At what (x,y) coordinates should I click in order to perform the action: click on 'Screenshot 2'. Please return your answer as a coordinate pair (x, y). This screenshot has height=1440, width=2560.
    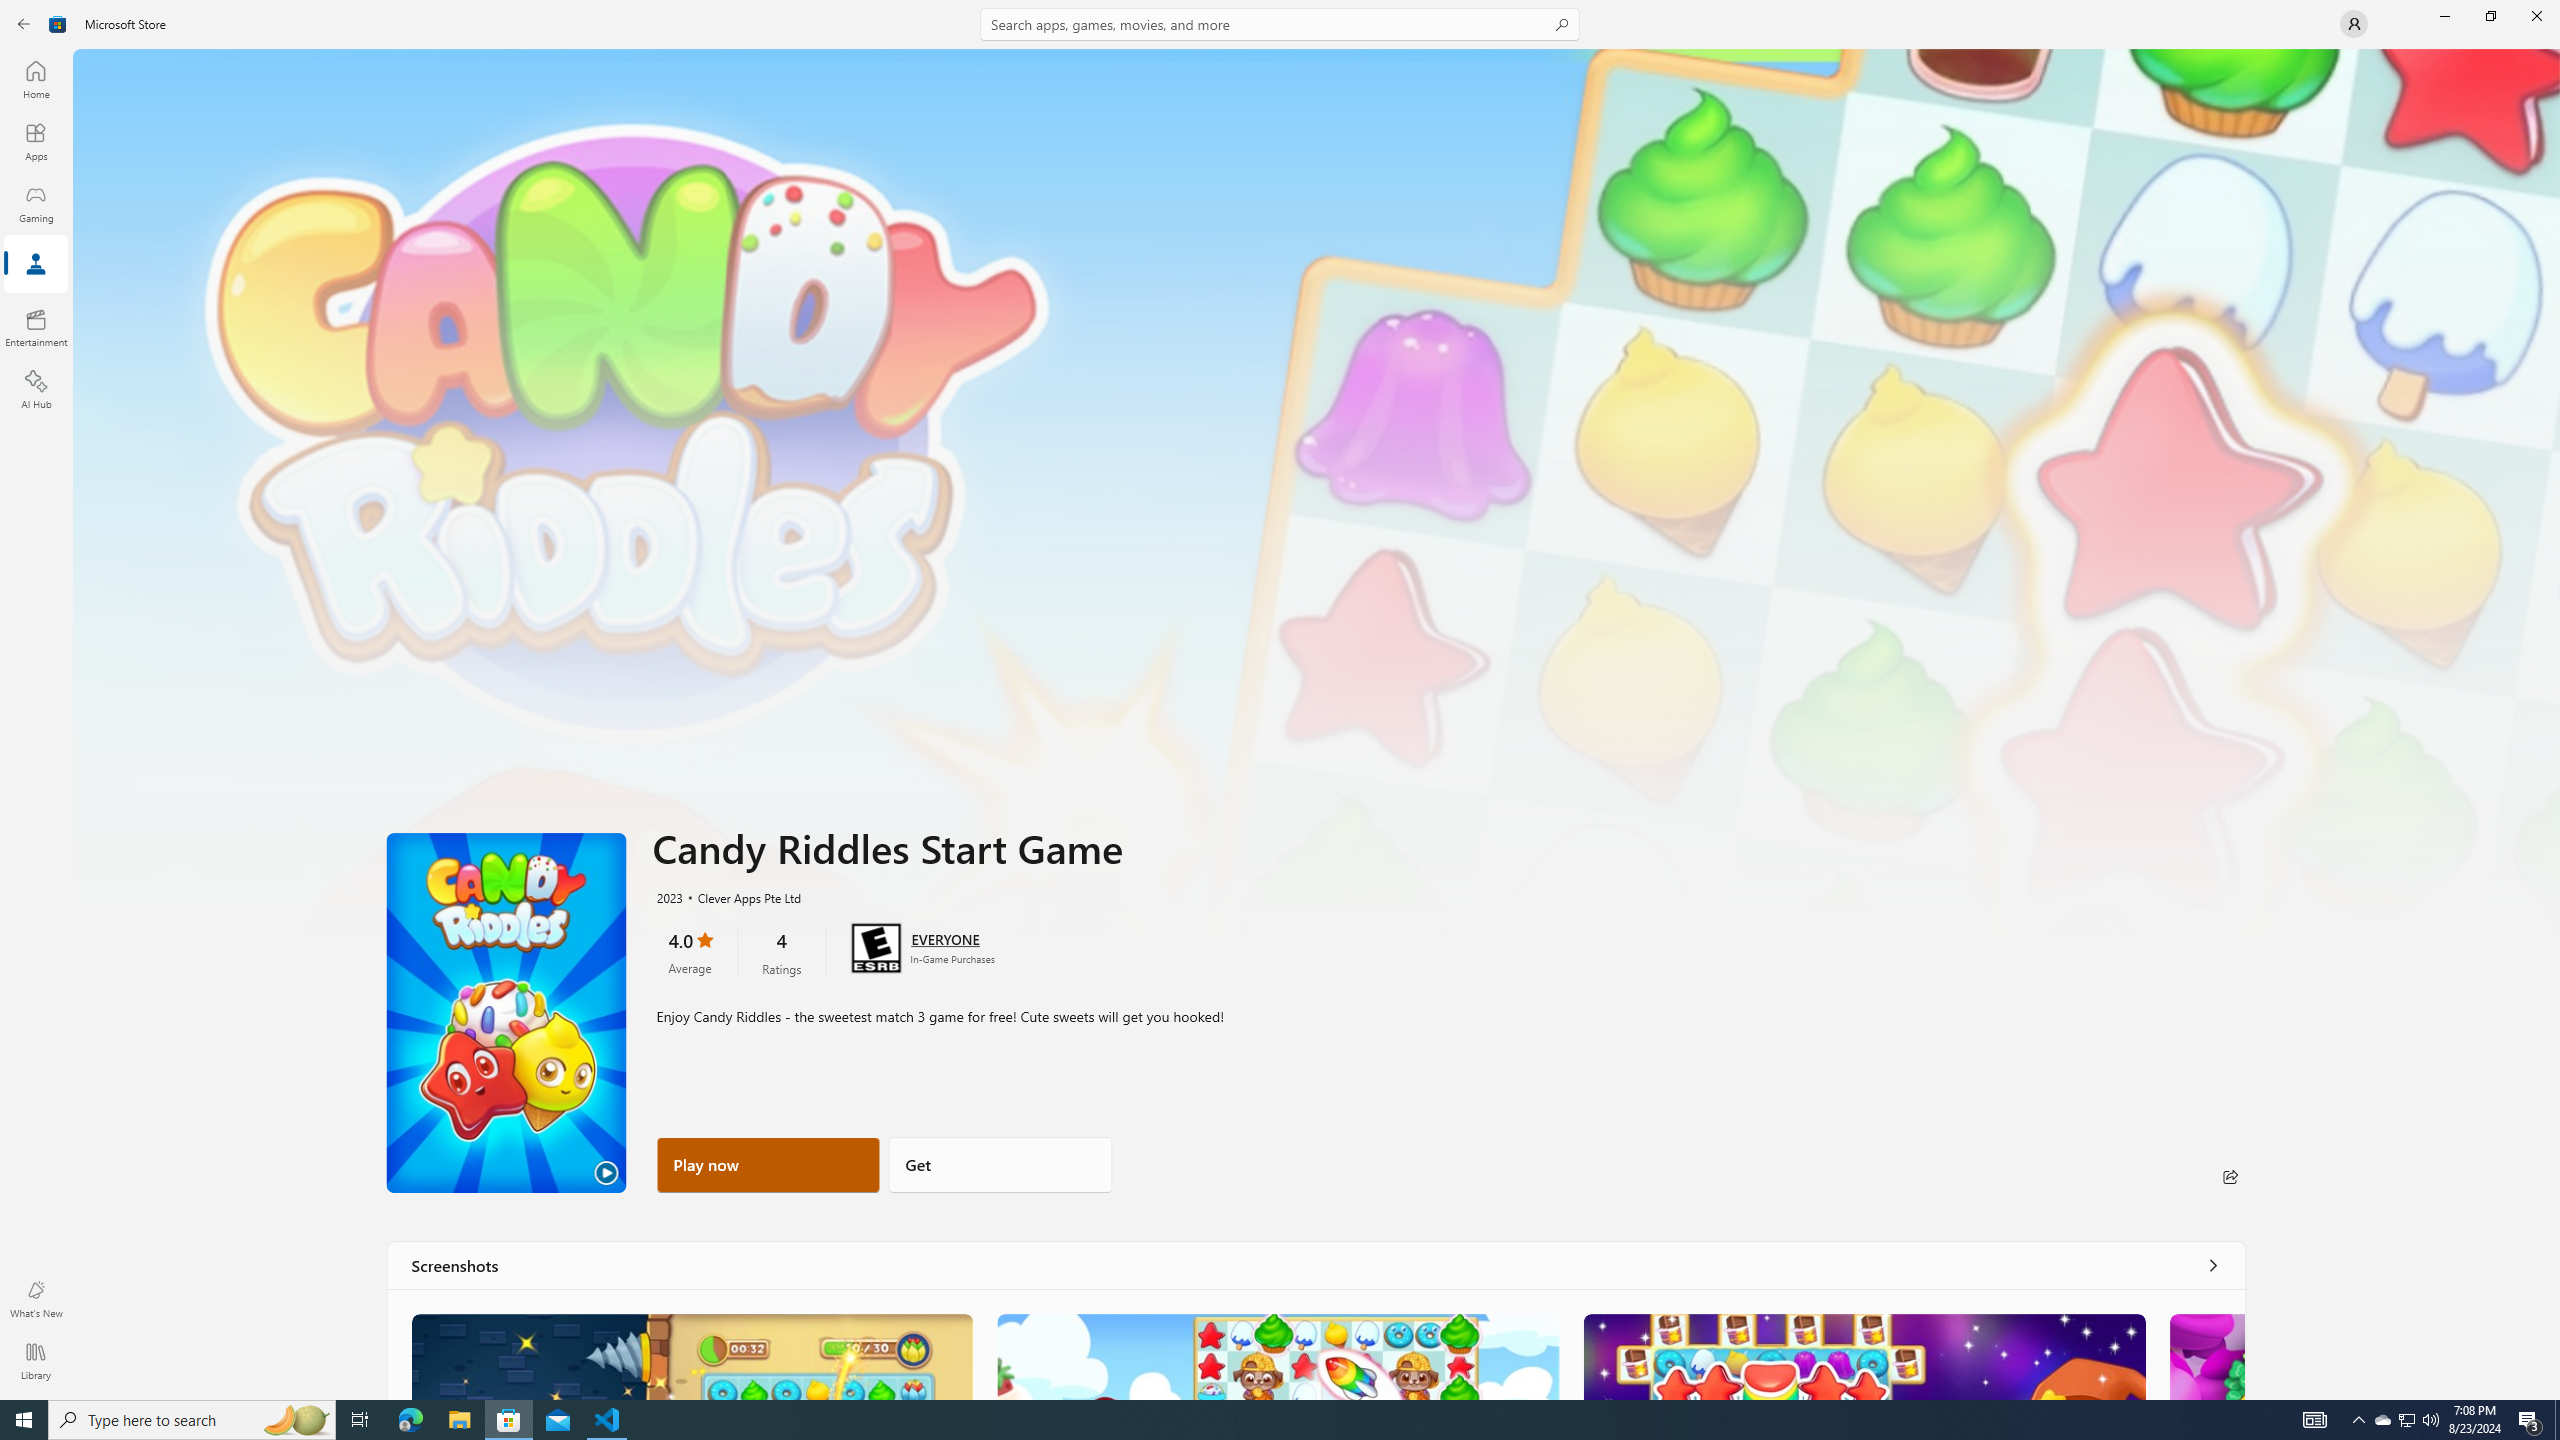
    Looking at the image, I should click on (1276, 1355).